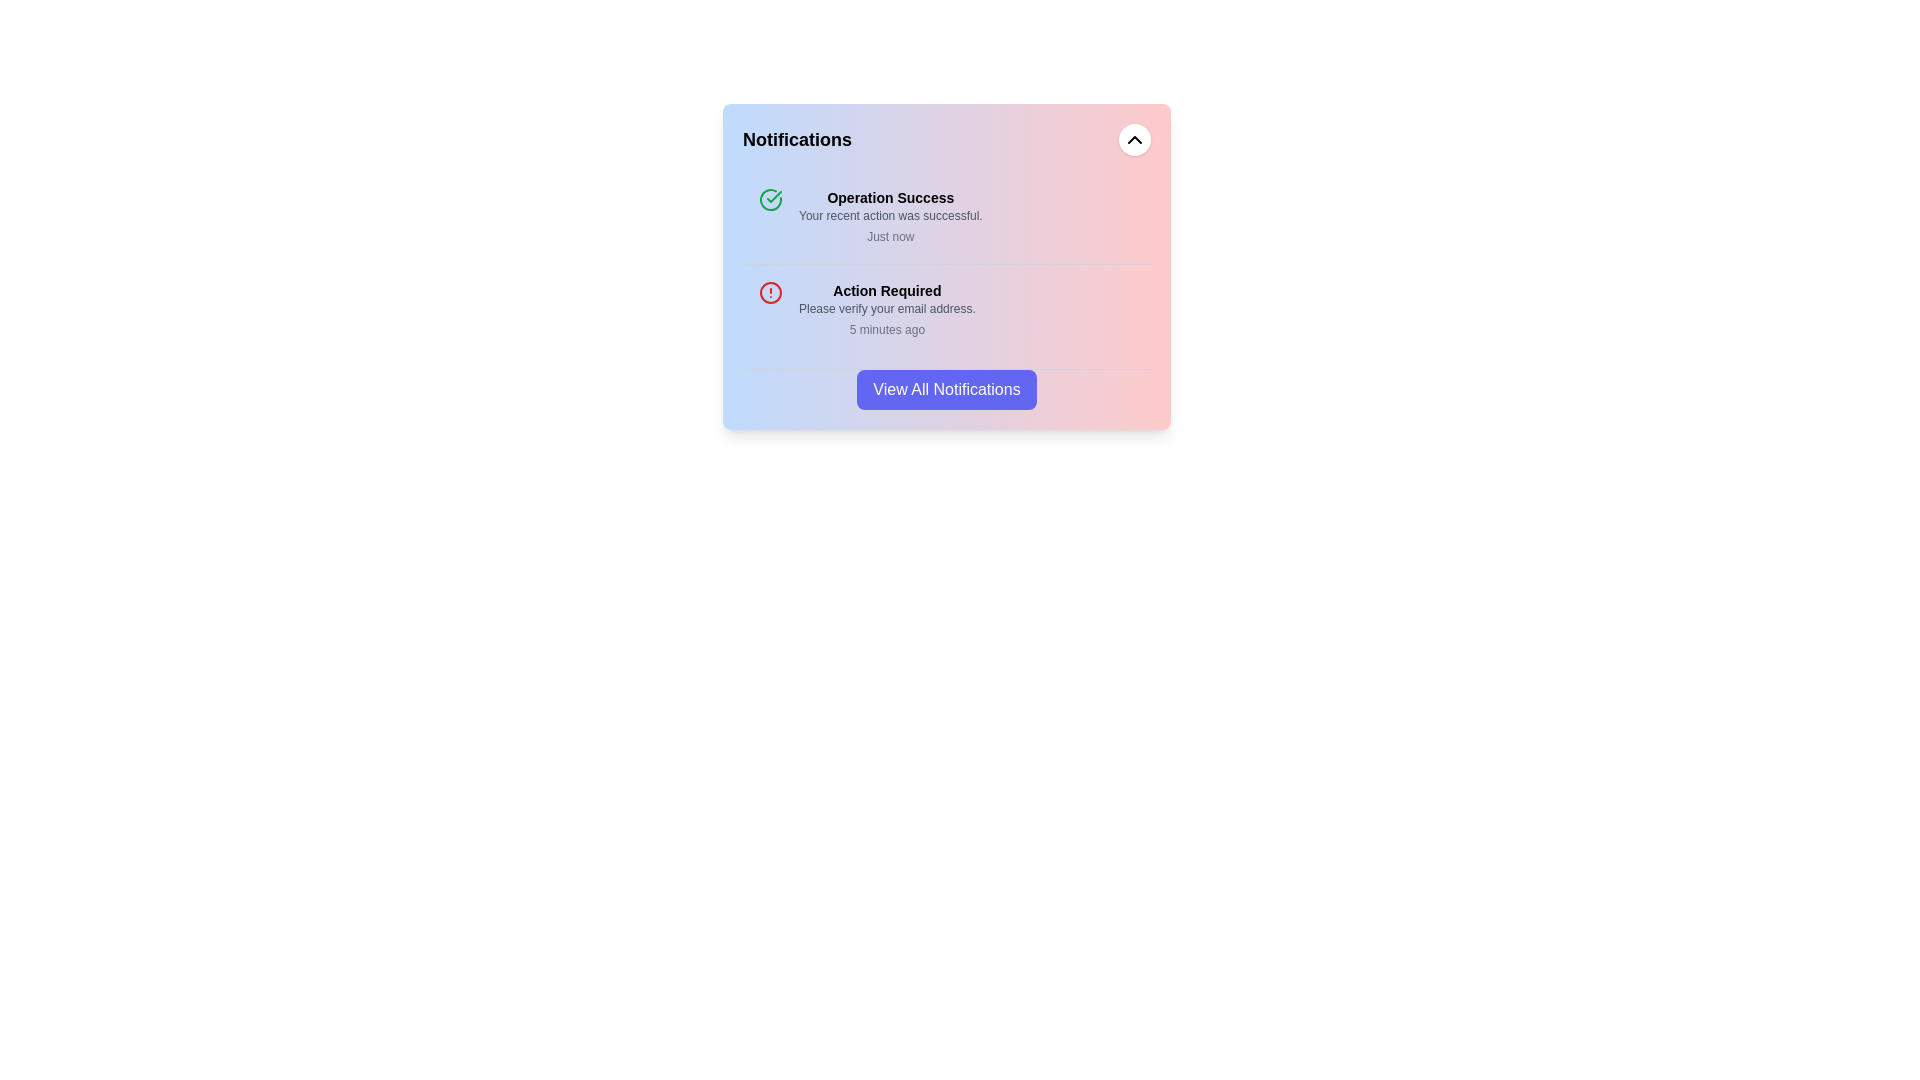 The height and width of the screenshot is (1080, 1920). I want to click on the upward-pointing chevron icon, which is black and centered within a circular white button in the top-right corner of the notifications dialog box, to interact with its functionality, so click(1134, 138).